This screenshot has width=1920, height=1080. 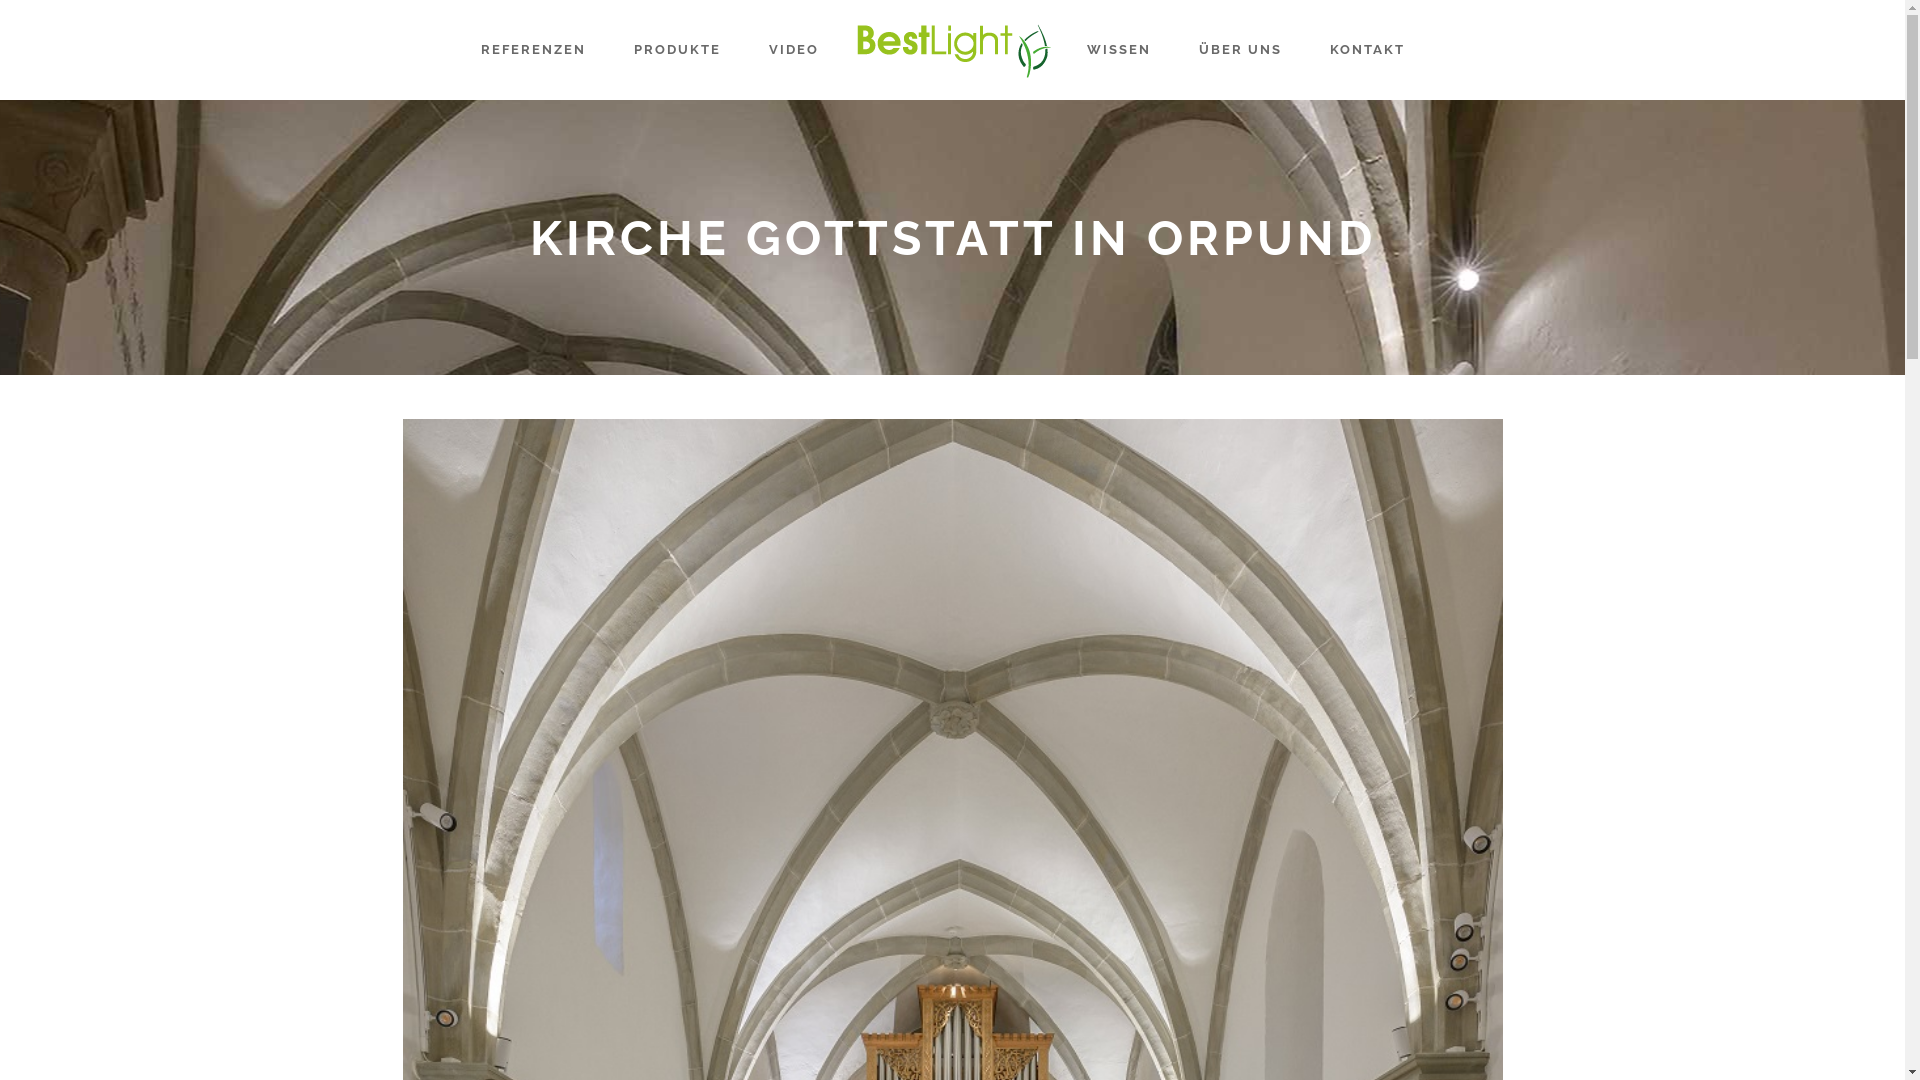 I want to click on 'PRODUKTE', so click(x=677, y=49).